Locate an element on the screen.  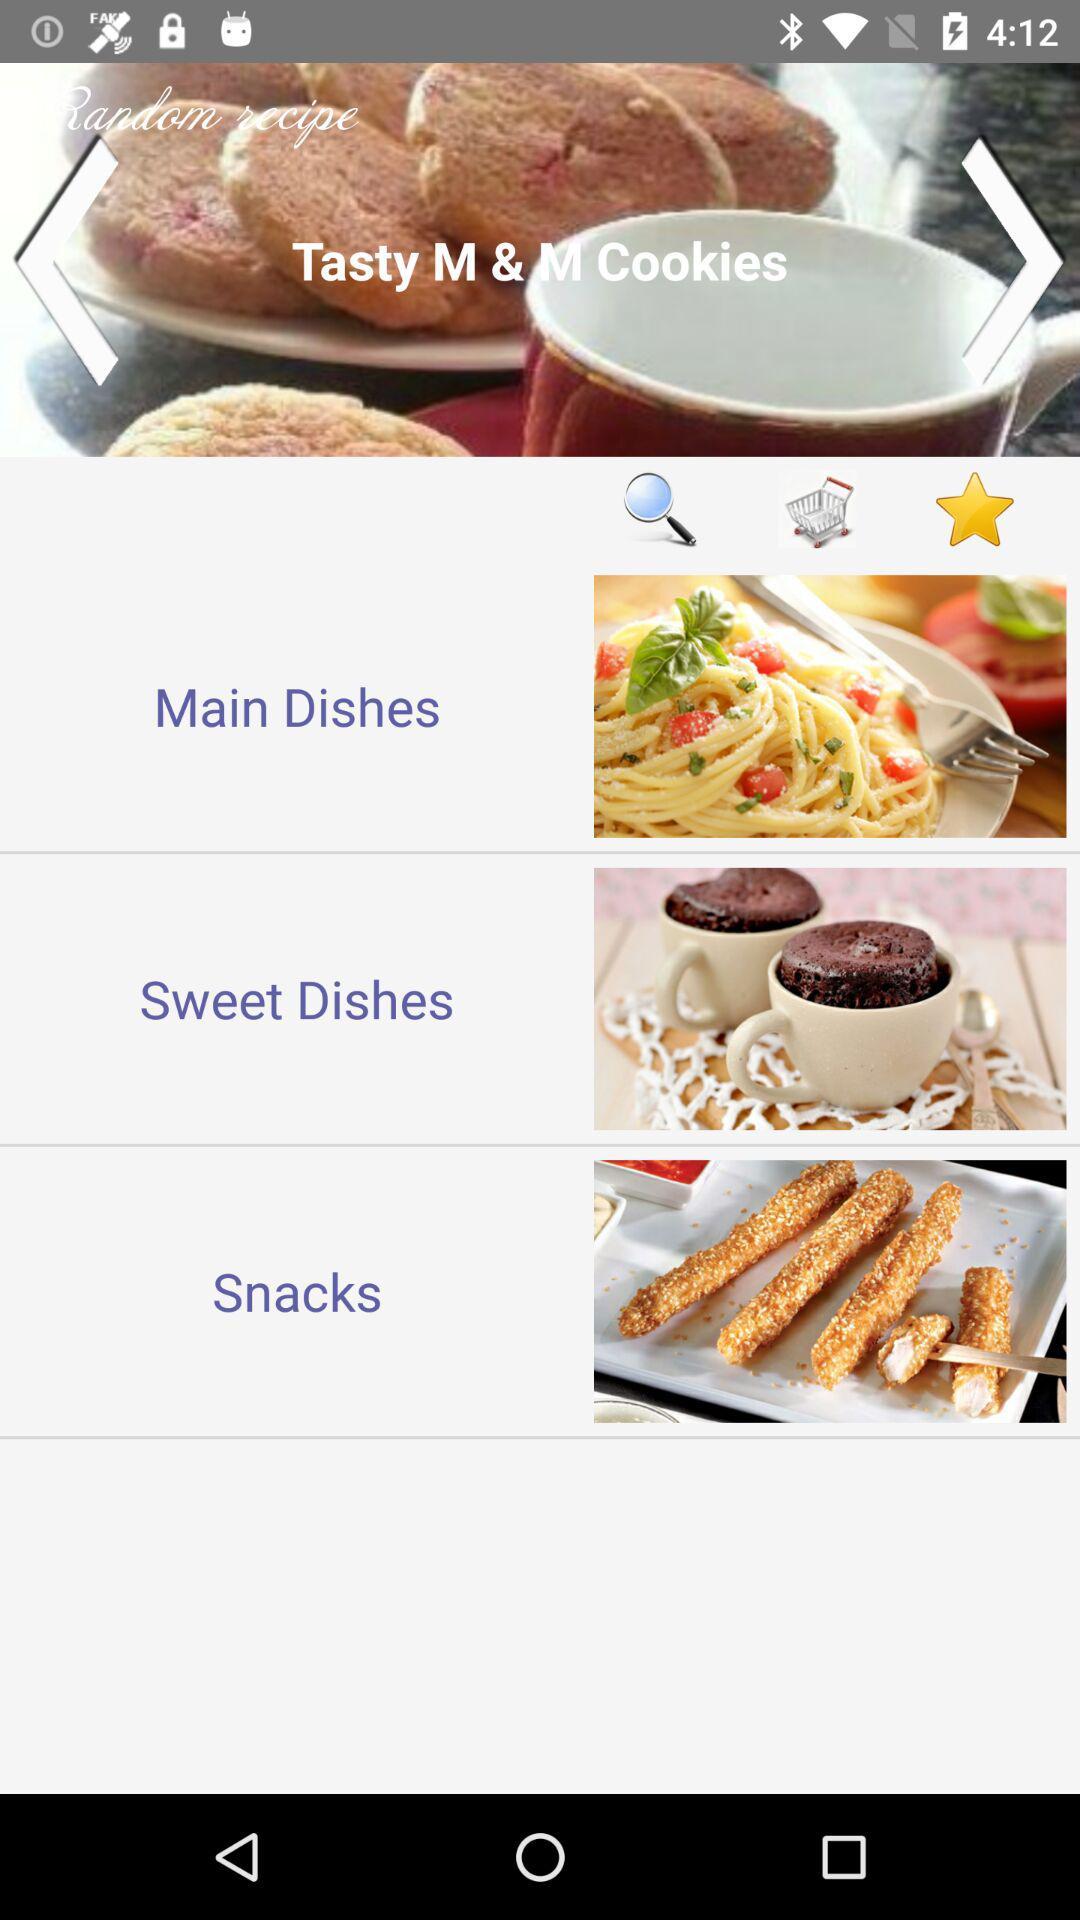
sweet dishes item is located at coordinates (297, 998).